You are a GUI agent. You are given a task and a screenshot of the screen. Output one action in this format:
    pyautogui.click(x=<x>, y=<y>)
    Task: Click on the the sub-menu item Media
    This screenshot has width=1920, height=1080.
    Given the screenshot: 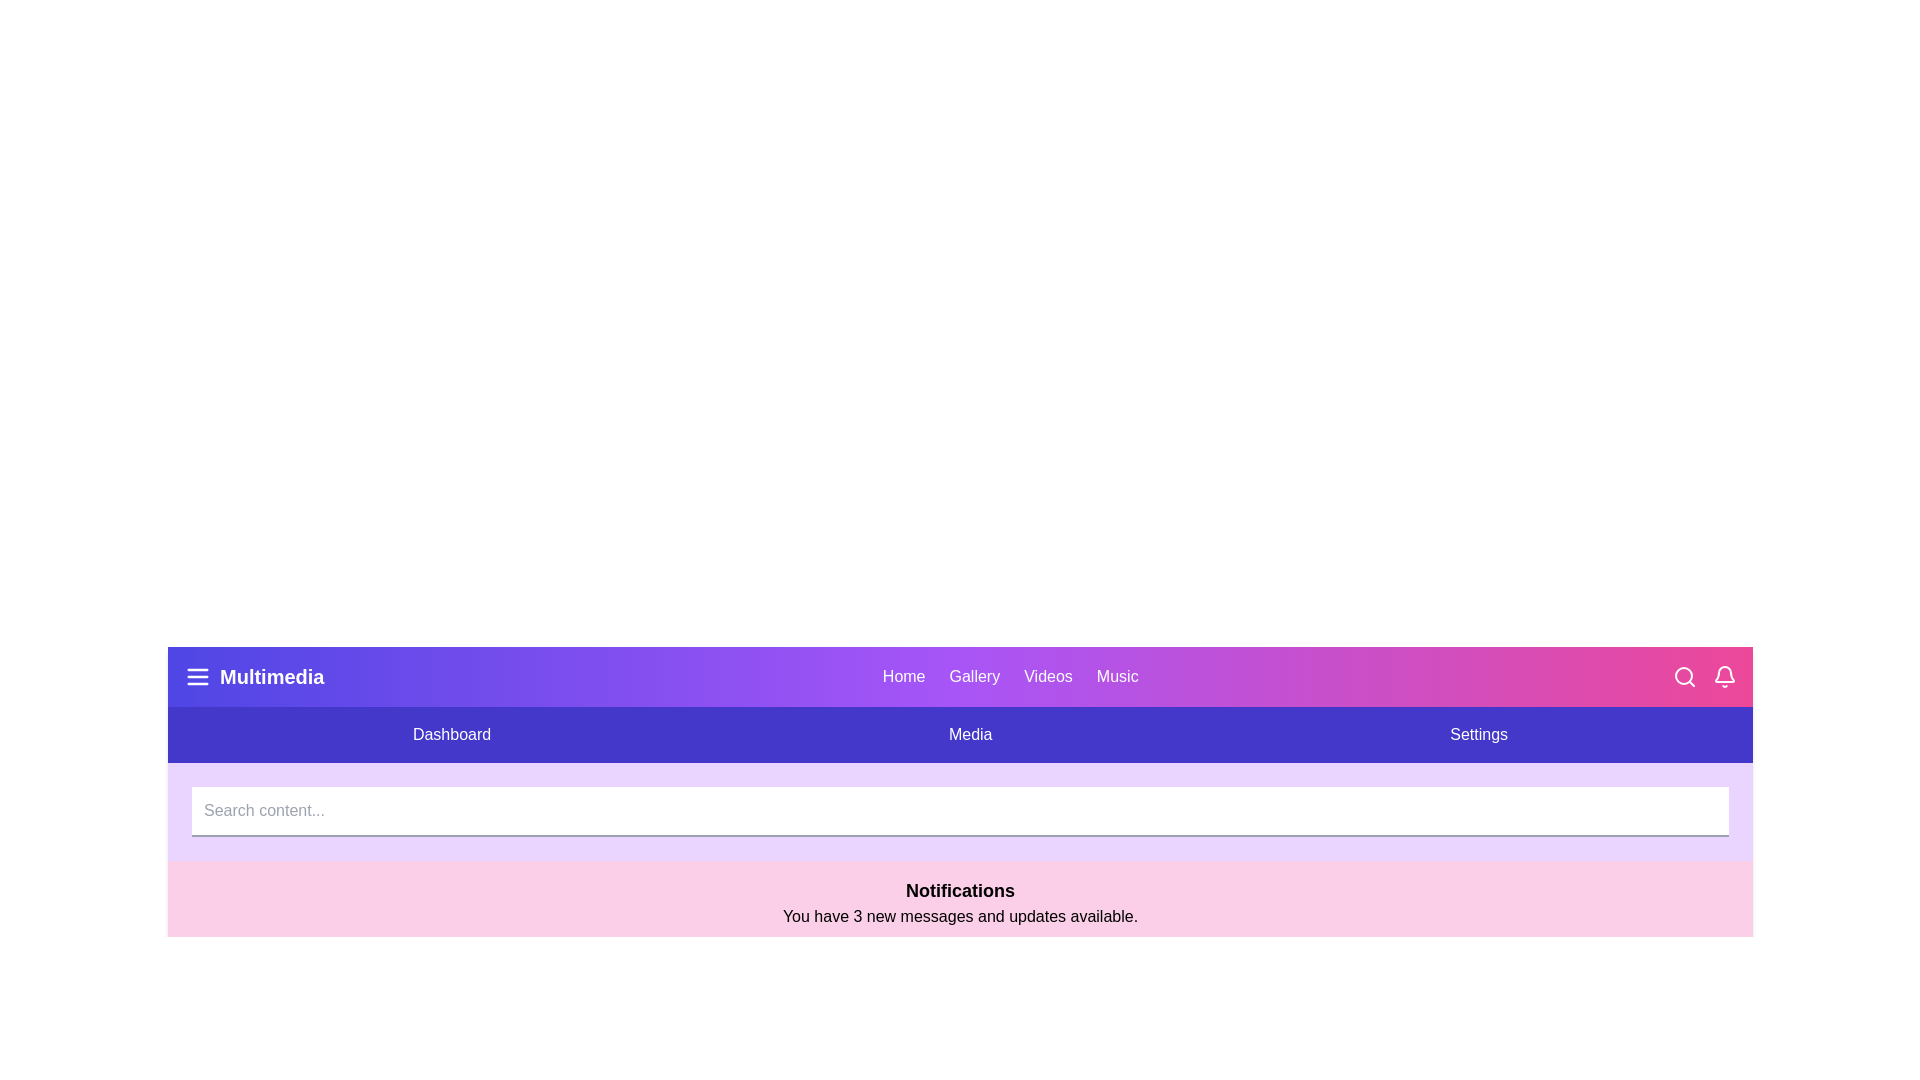 What is the action you would take?
    pyautogui.click(x=970, y=735)
    